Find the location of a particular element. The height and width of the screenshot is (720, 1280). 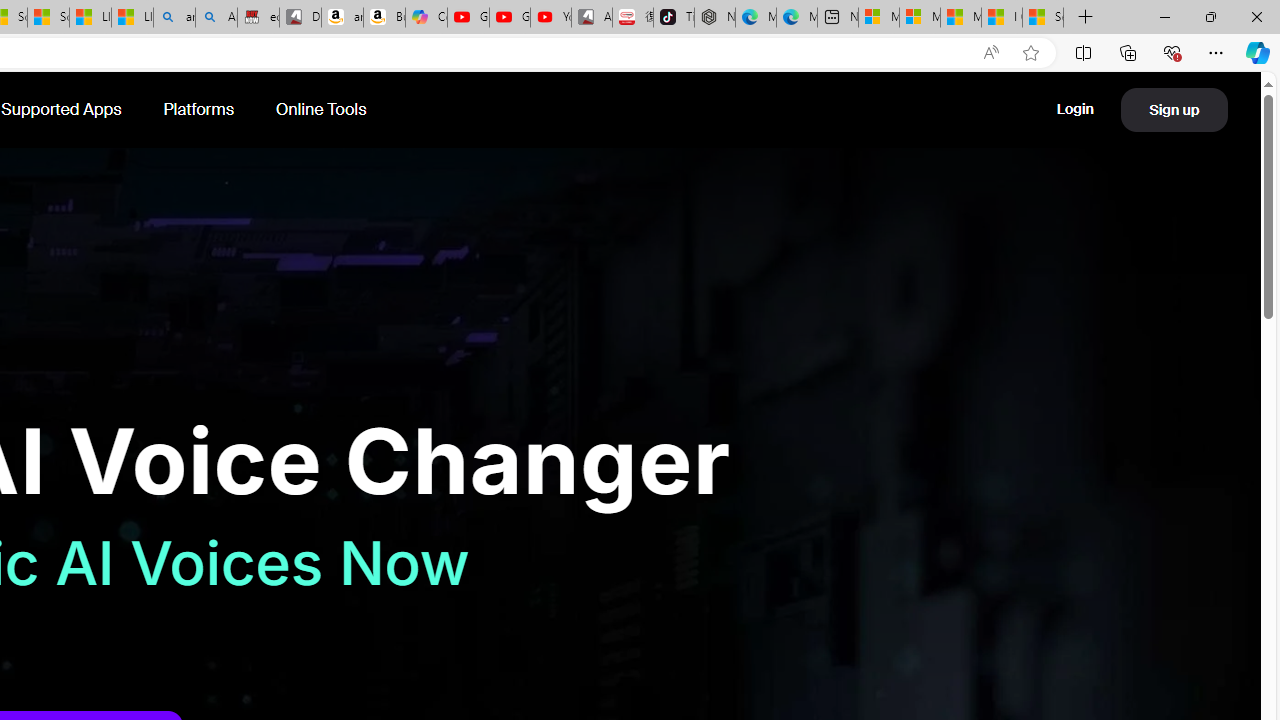

'Copilot' is located at coordinates (425, 17).